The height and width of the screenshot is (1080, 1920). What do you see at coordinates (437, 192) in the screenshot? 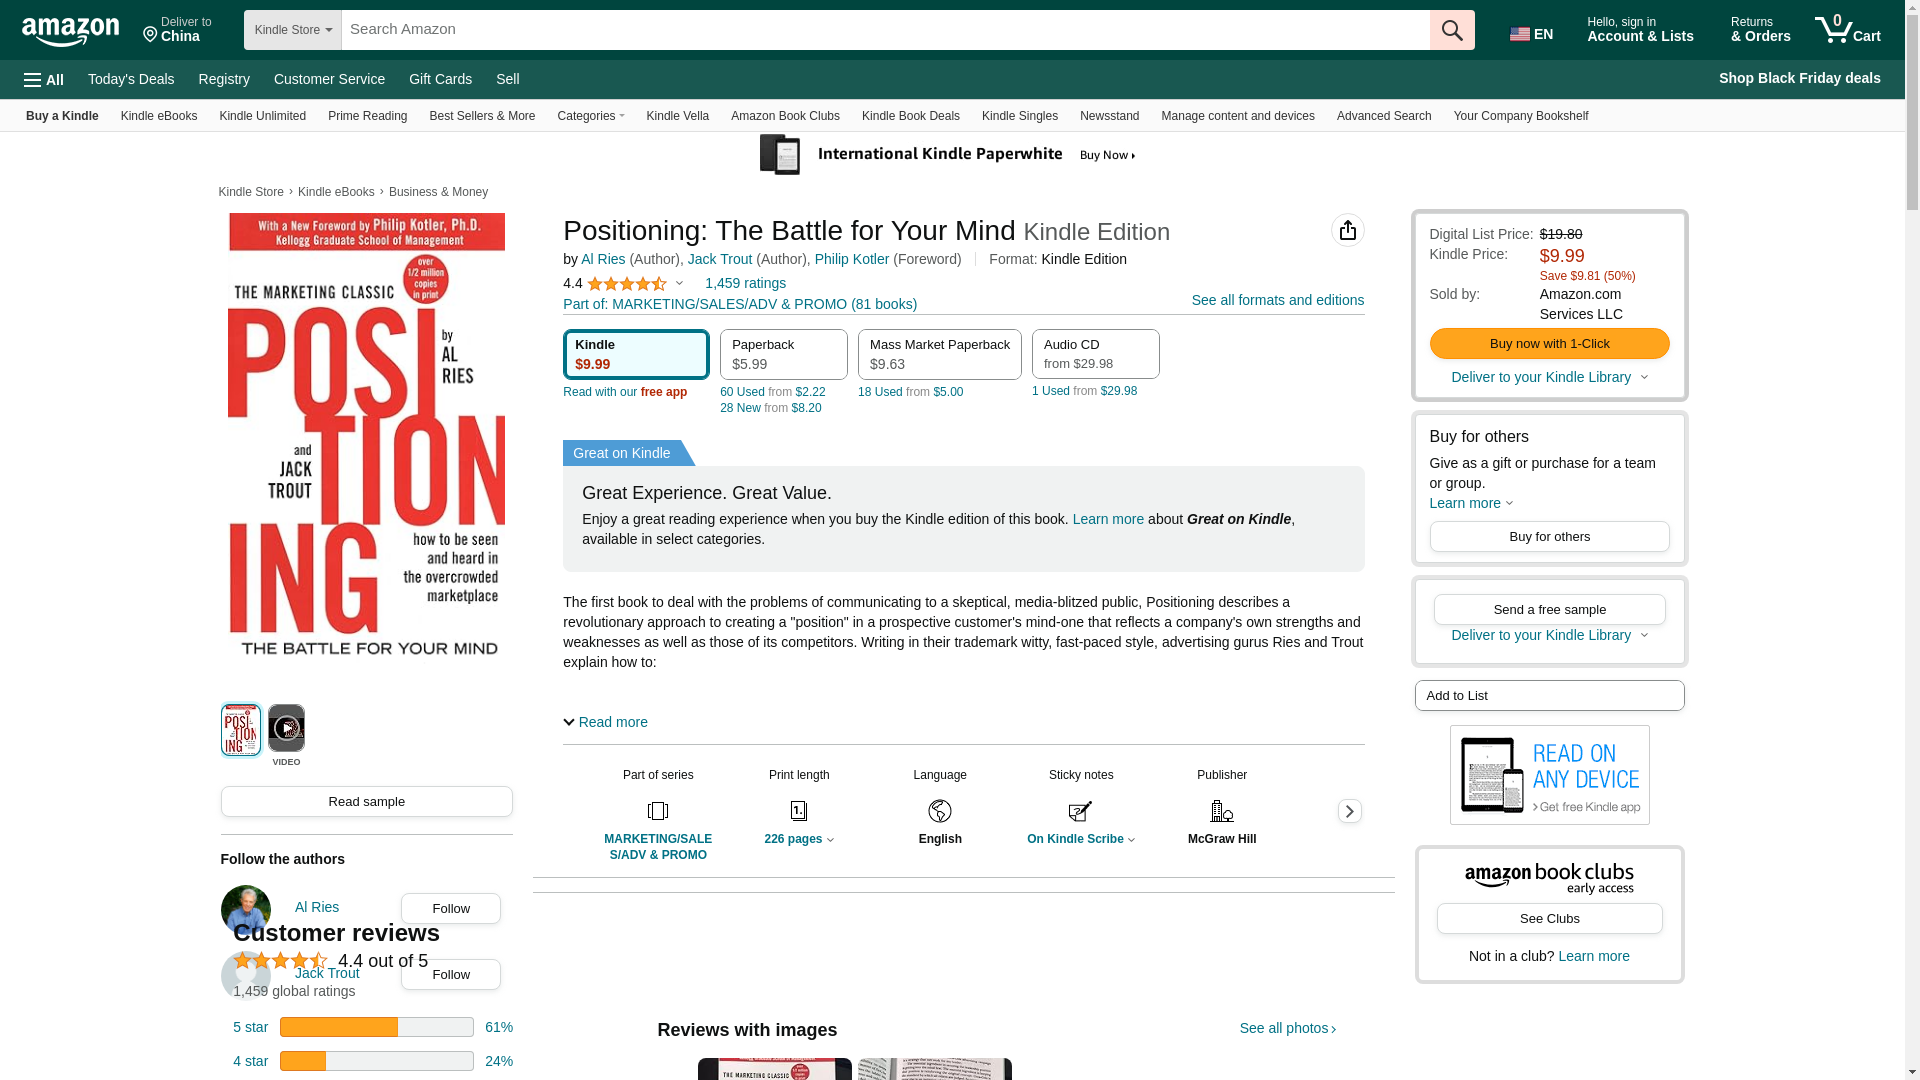
I see `'Business & Money'` at bounding box center [437, 192].